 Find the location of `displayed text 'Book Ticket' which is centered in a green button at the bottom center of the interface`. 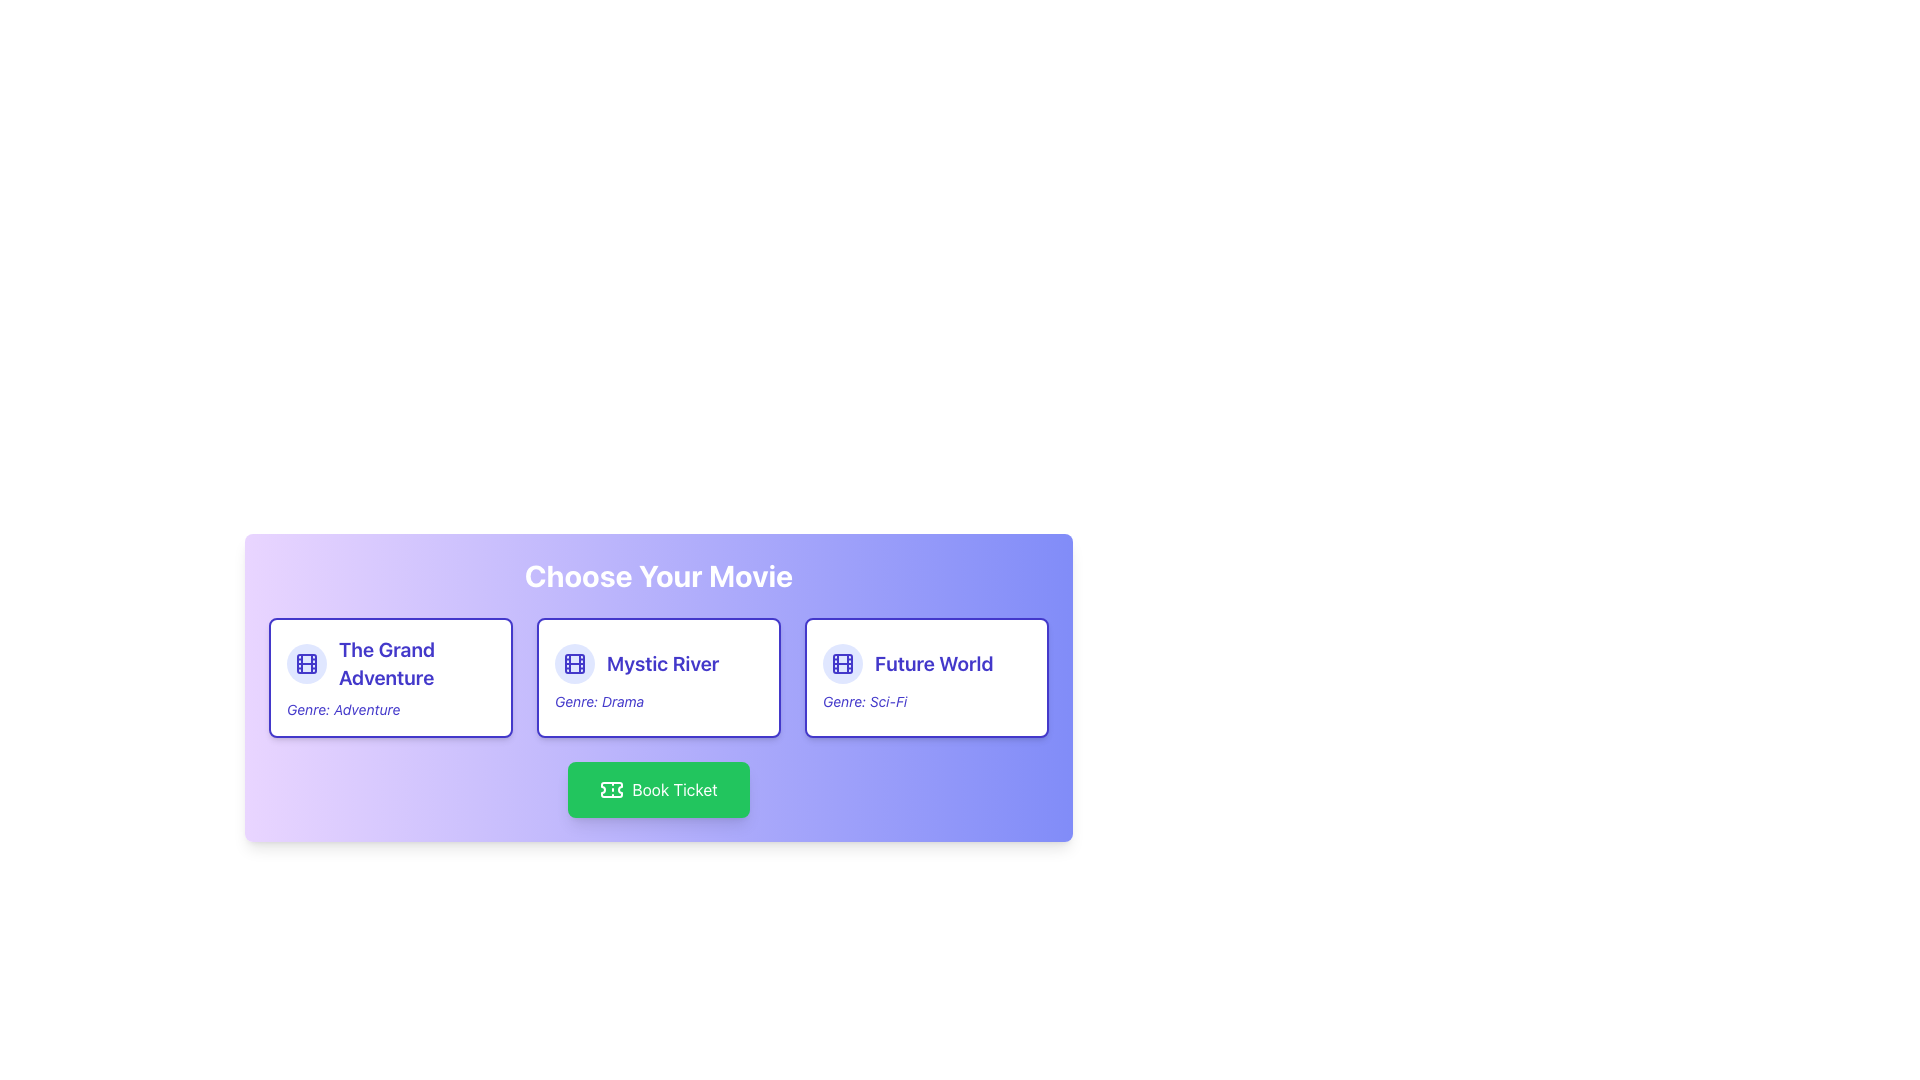

displayed text 'Book Ticket' which is centered in a green button at the bottom center of the interface is located at coordinates (675, 789).